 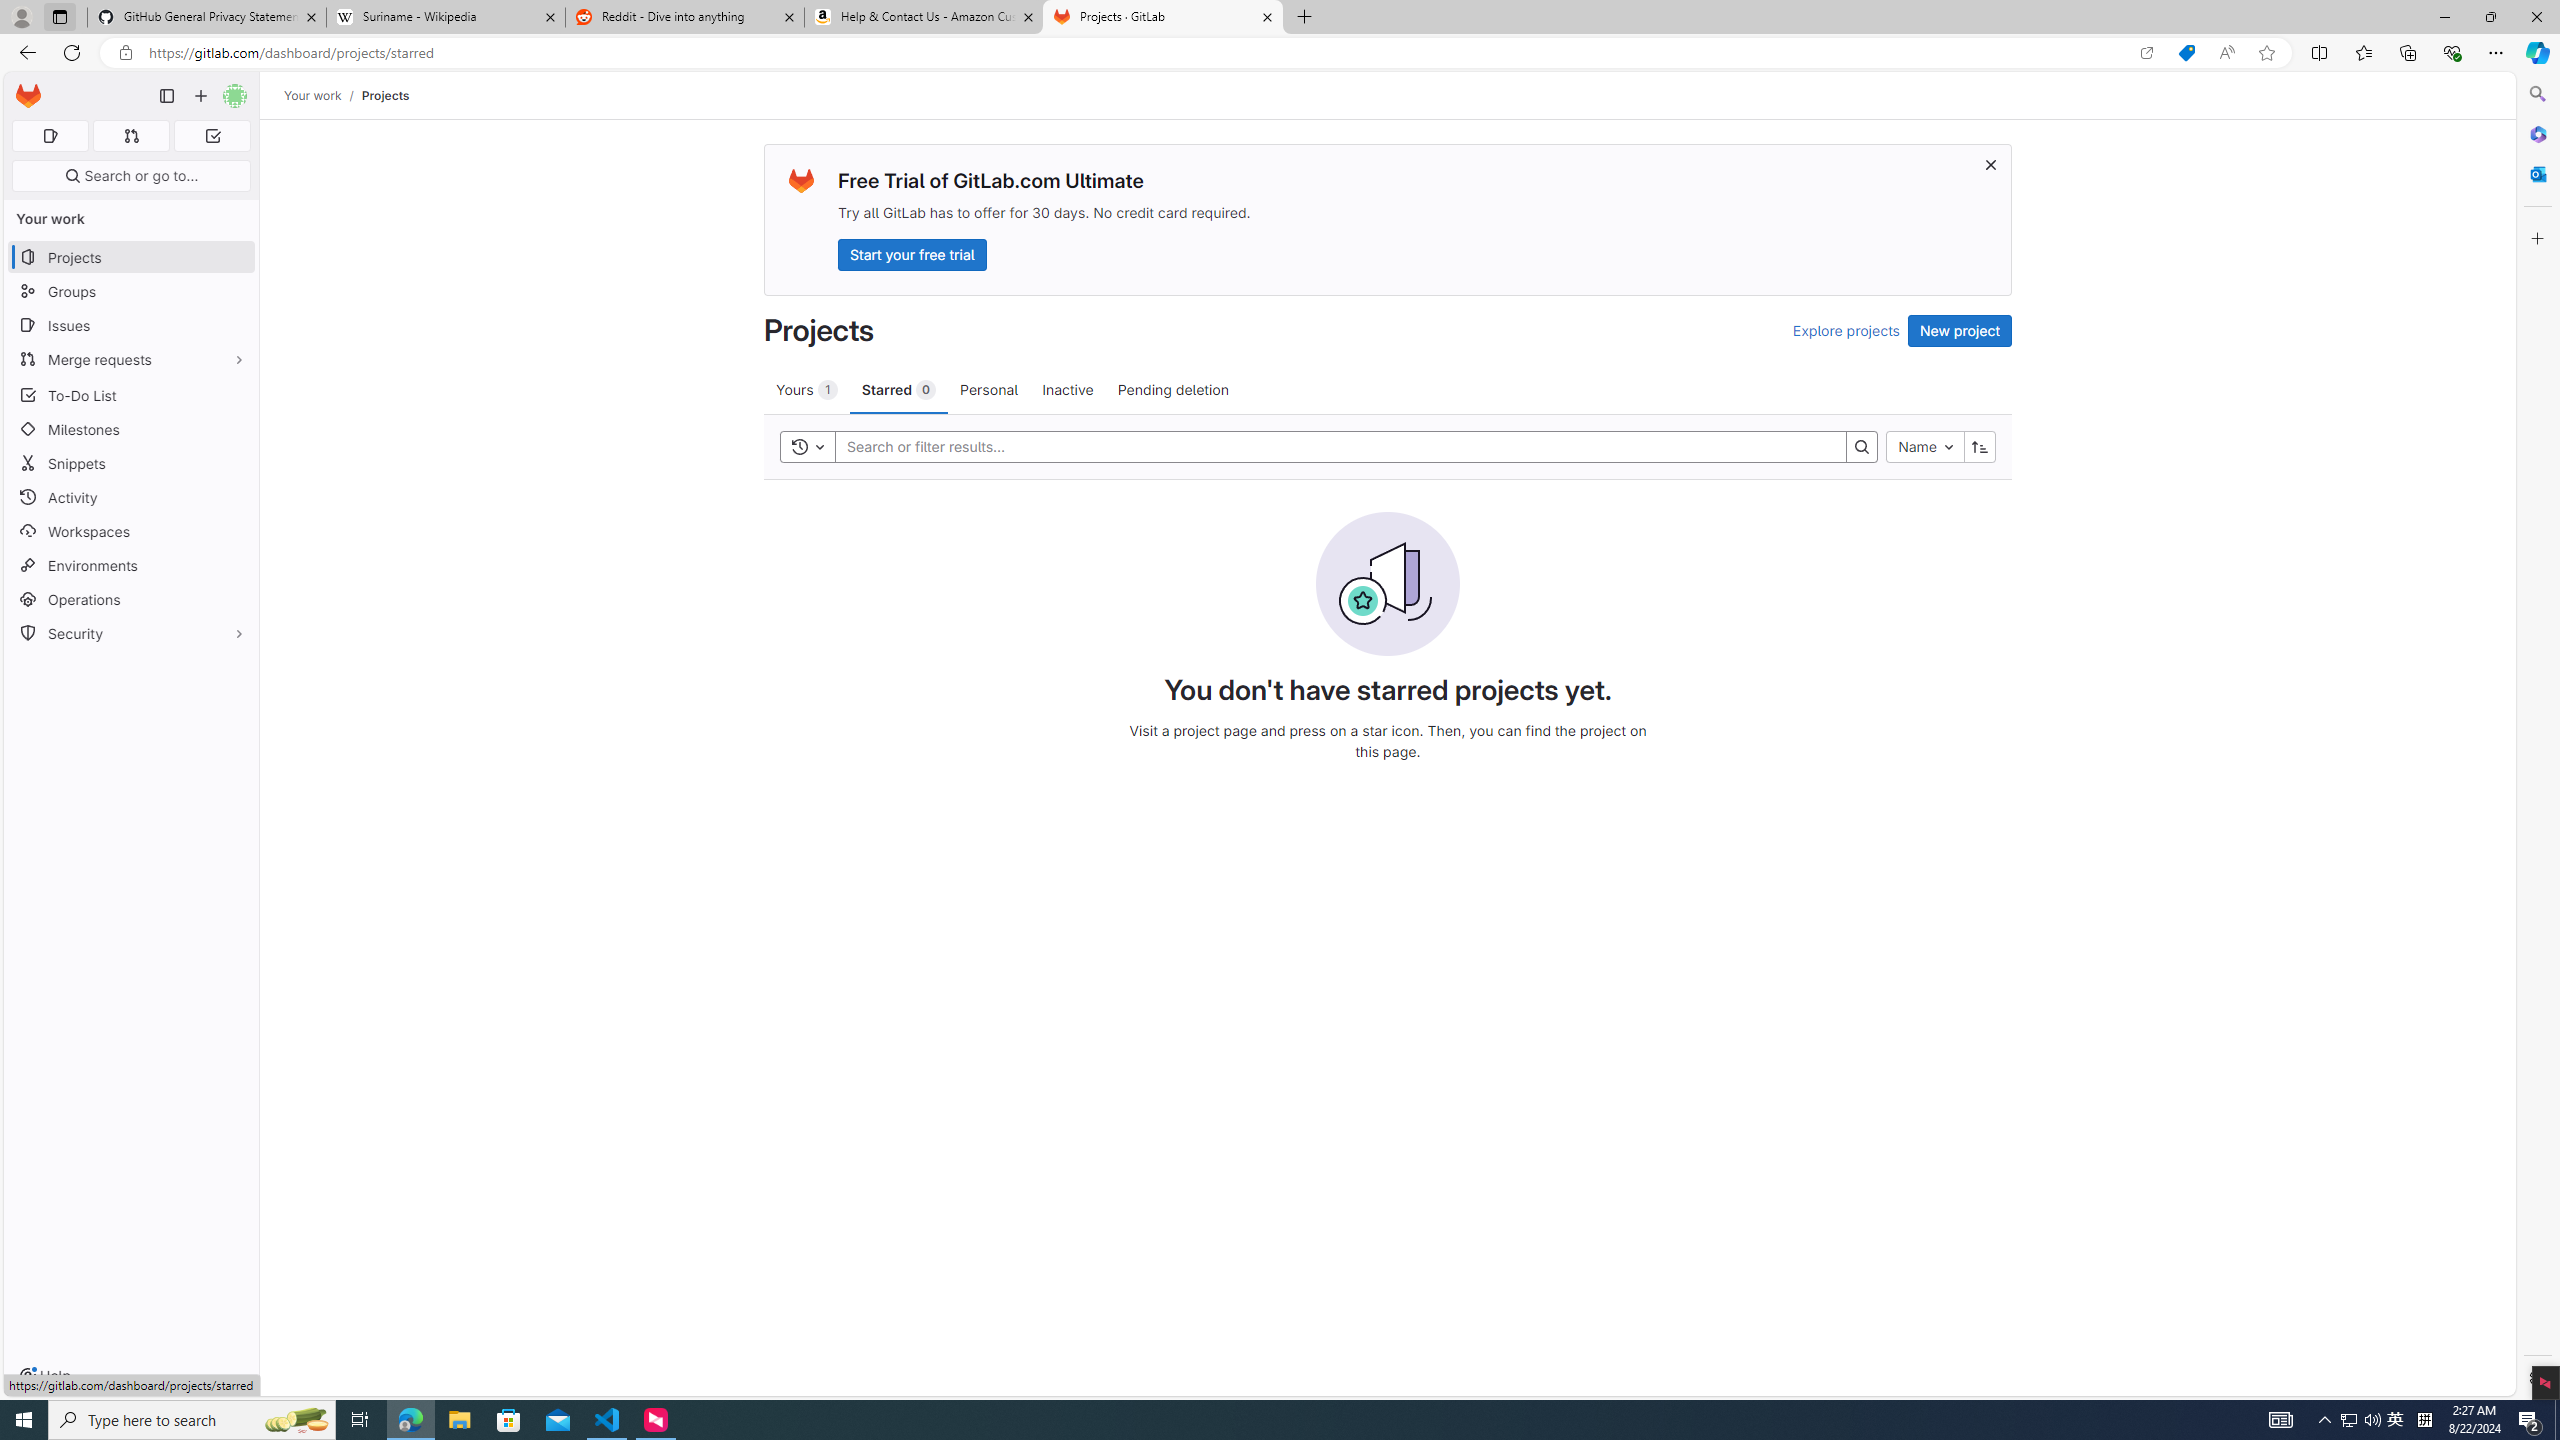 What do you see at coordinates (130, 428) in the screenshot?
I see `'Milestones'` at bounding box center [130, 428].